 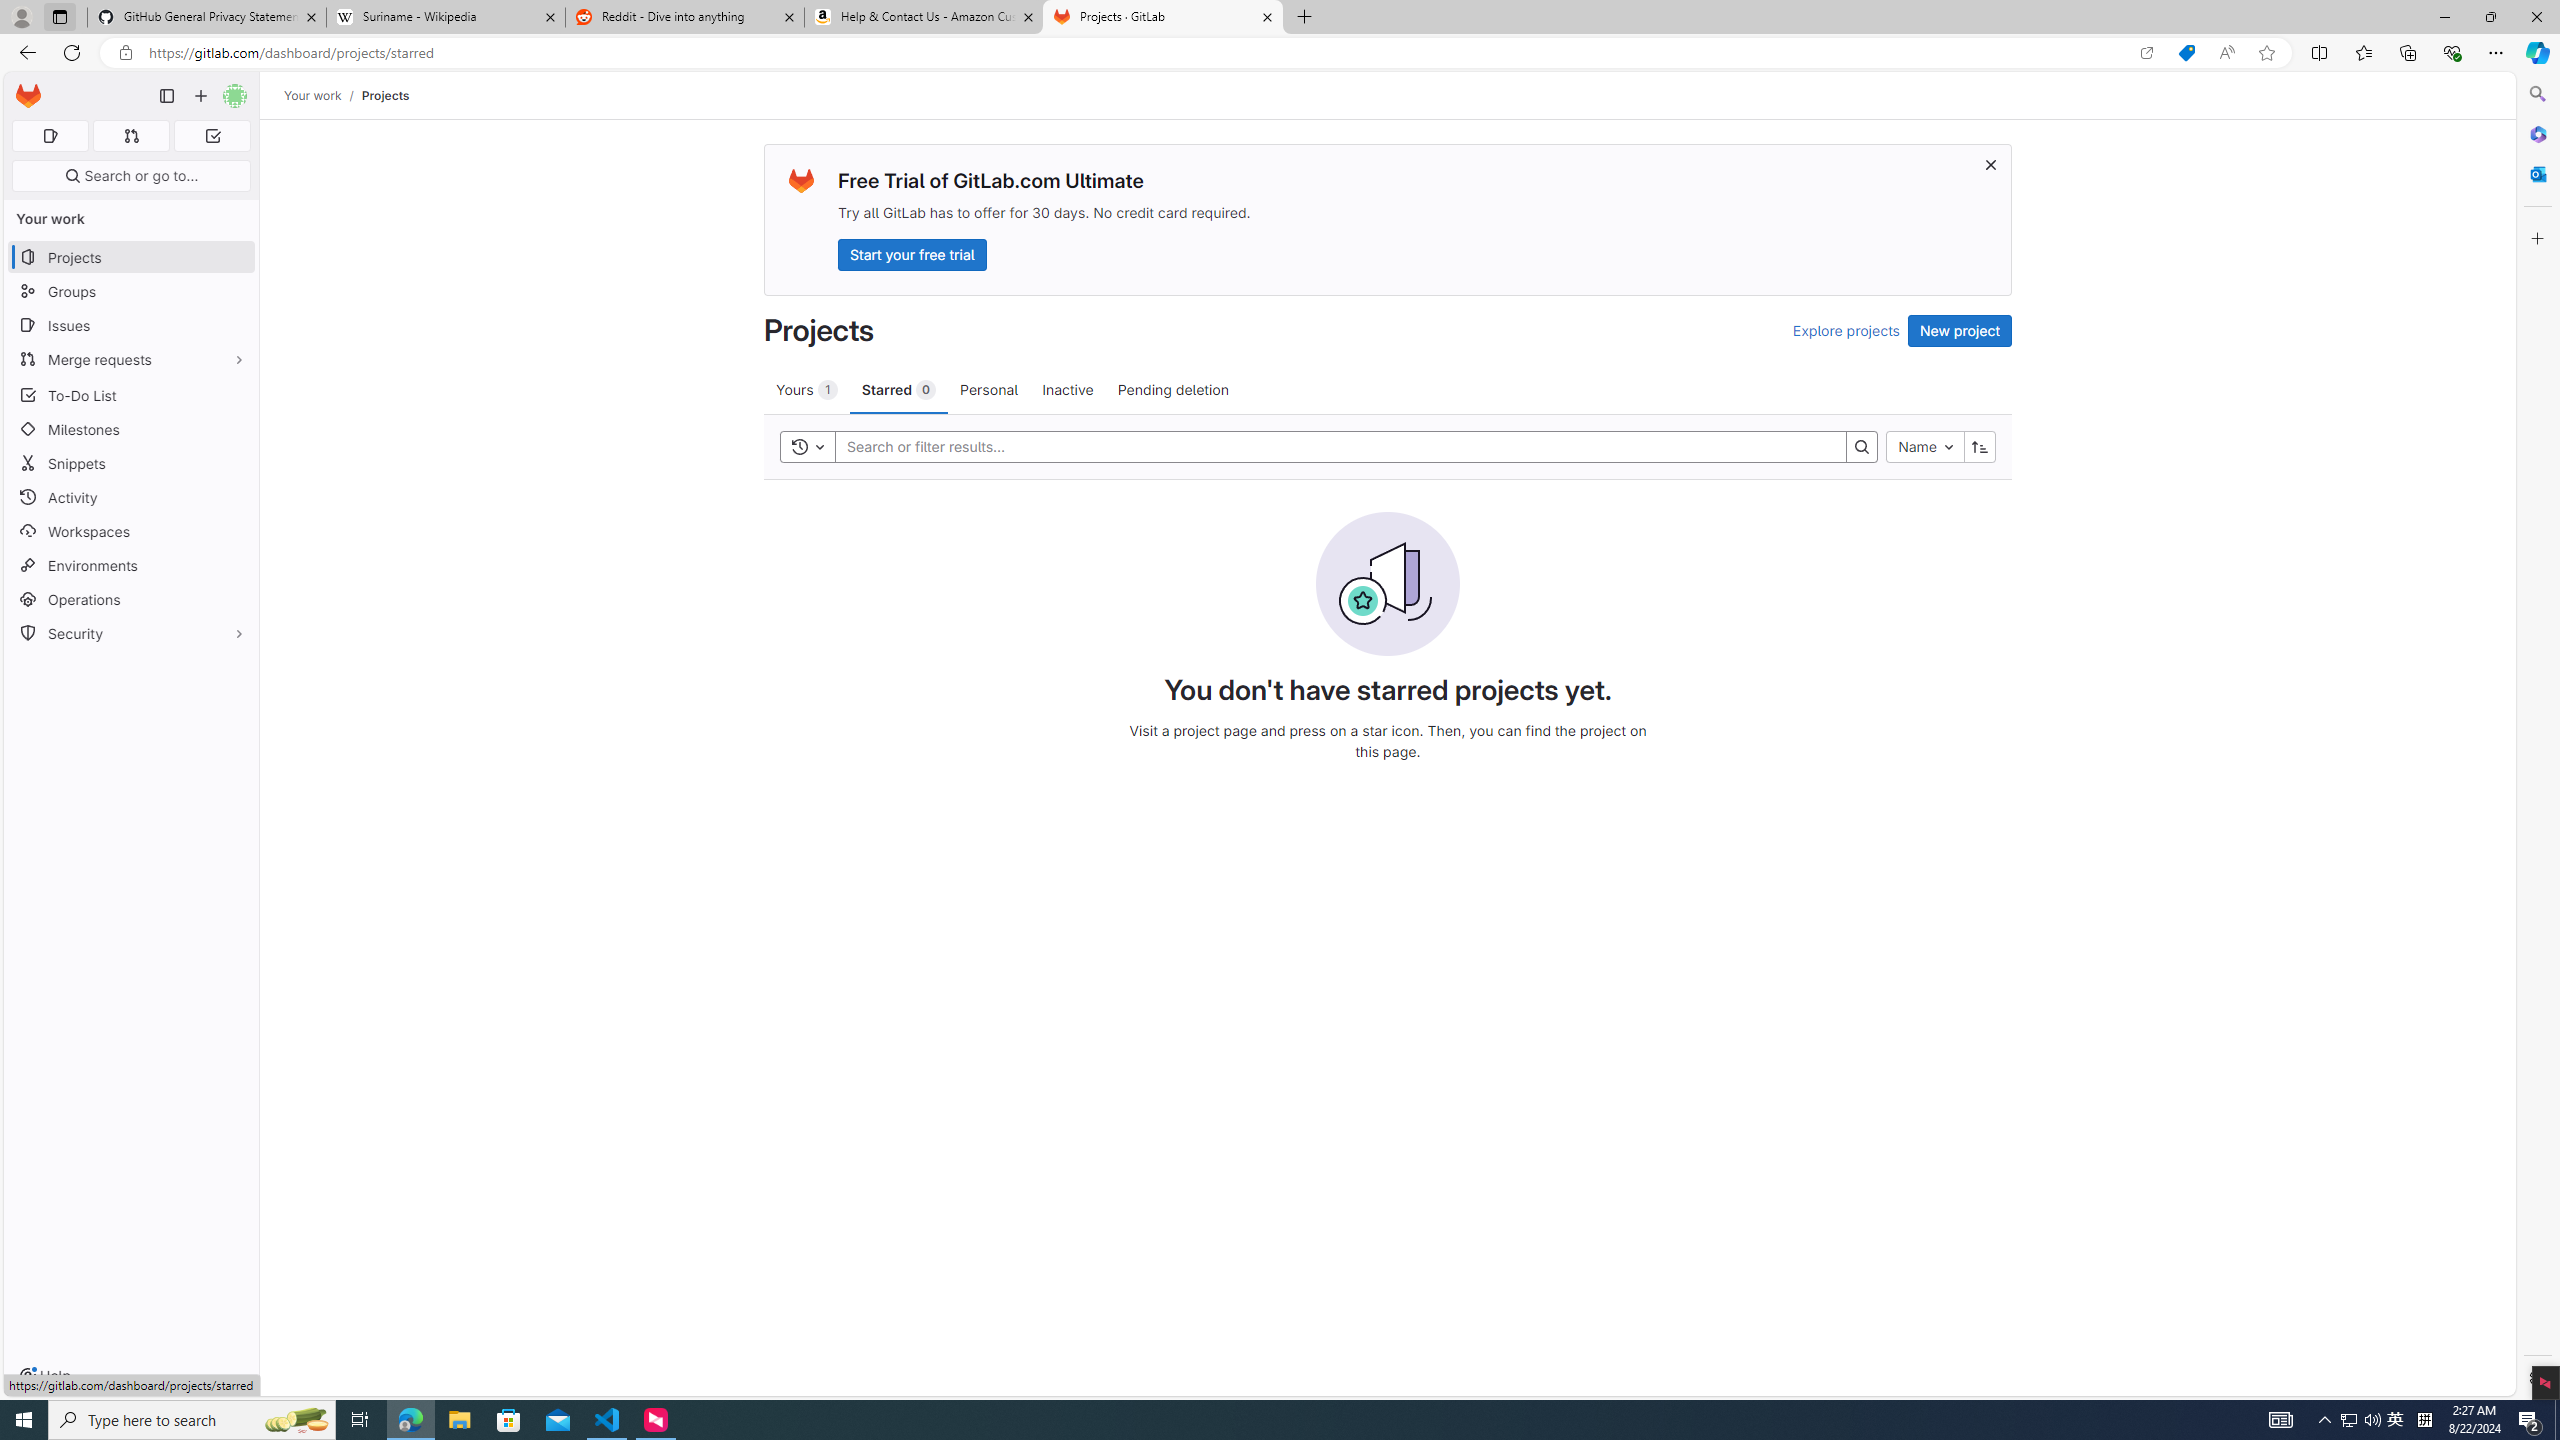 What do you see at coordinates (130, 428) in the screenshot?
I see `'Milestones'` at bounding box center [130, 428].